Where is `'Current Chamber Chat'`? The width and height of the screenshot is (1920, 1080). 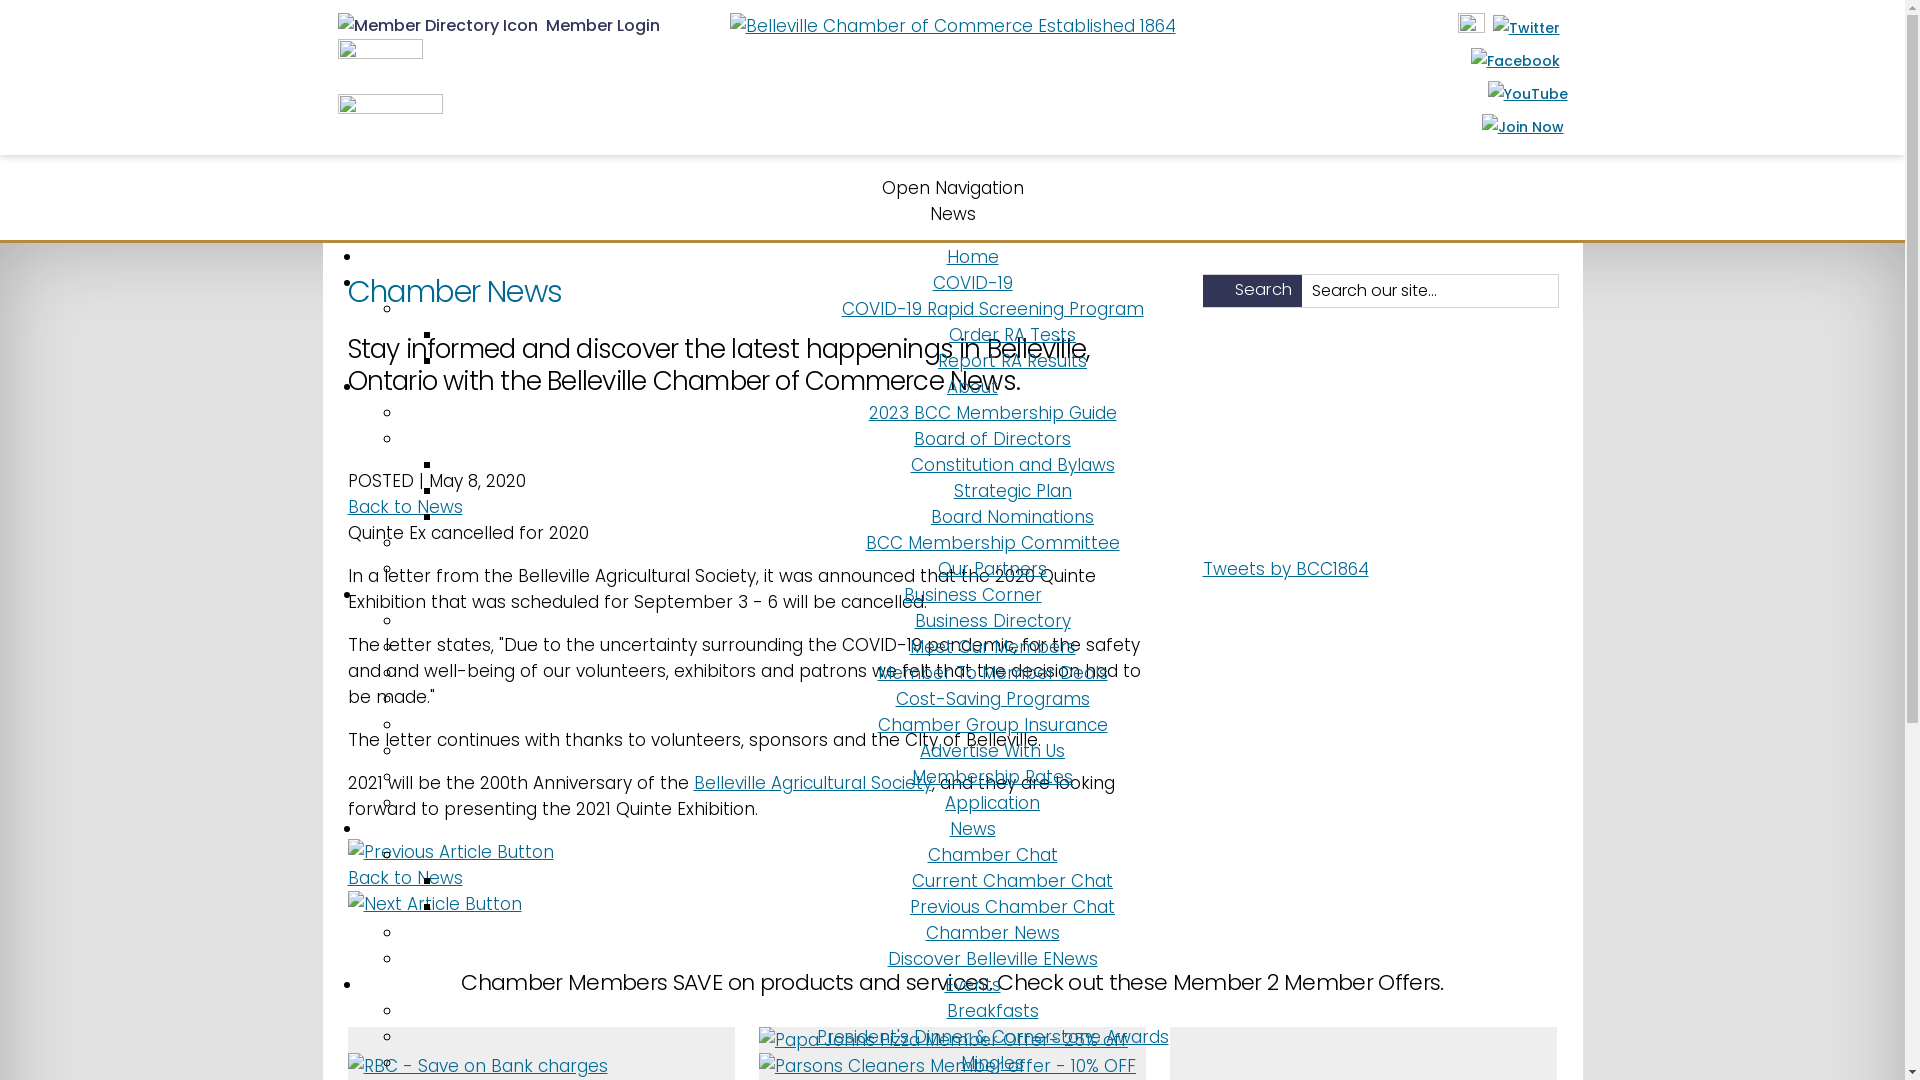 'Current Chamber Chat' is located at coordinates (911, 879).